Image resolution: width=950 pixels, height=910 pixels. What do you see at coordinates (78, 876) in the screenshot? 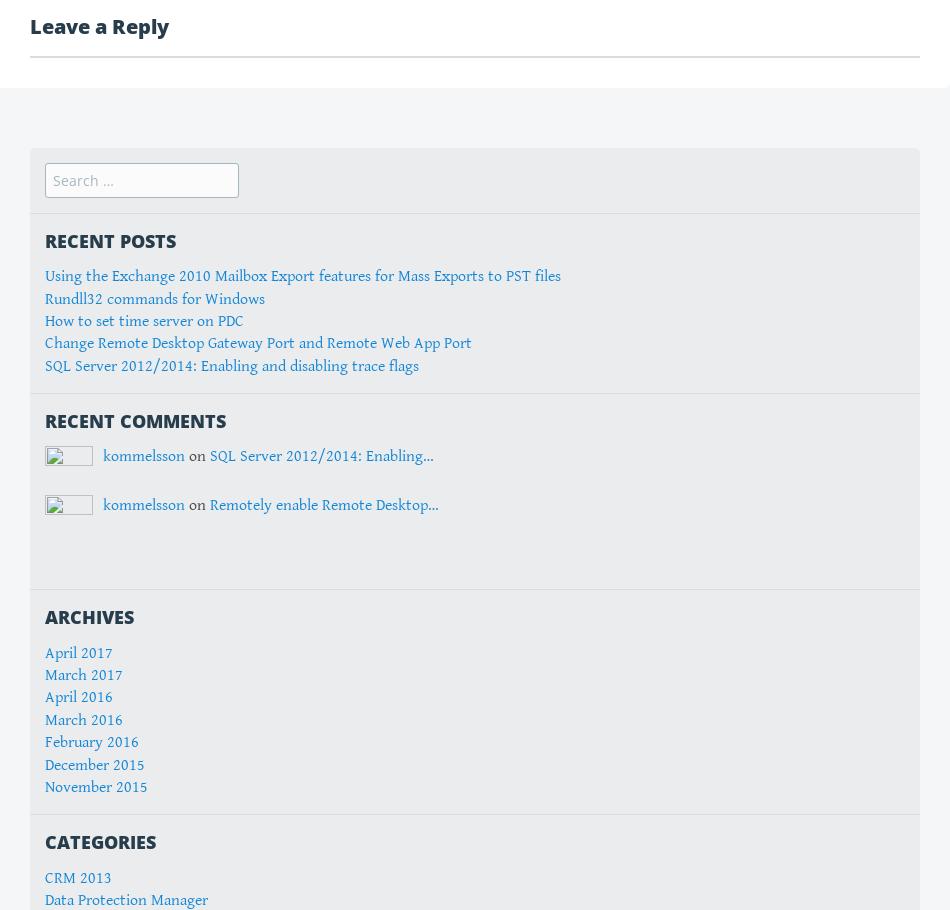
I see `'CRM 2013'` at bounding box center [78, 876].